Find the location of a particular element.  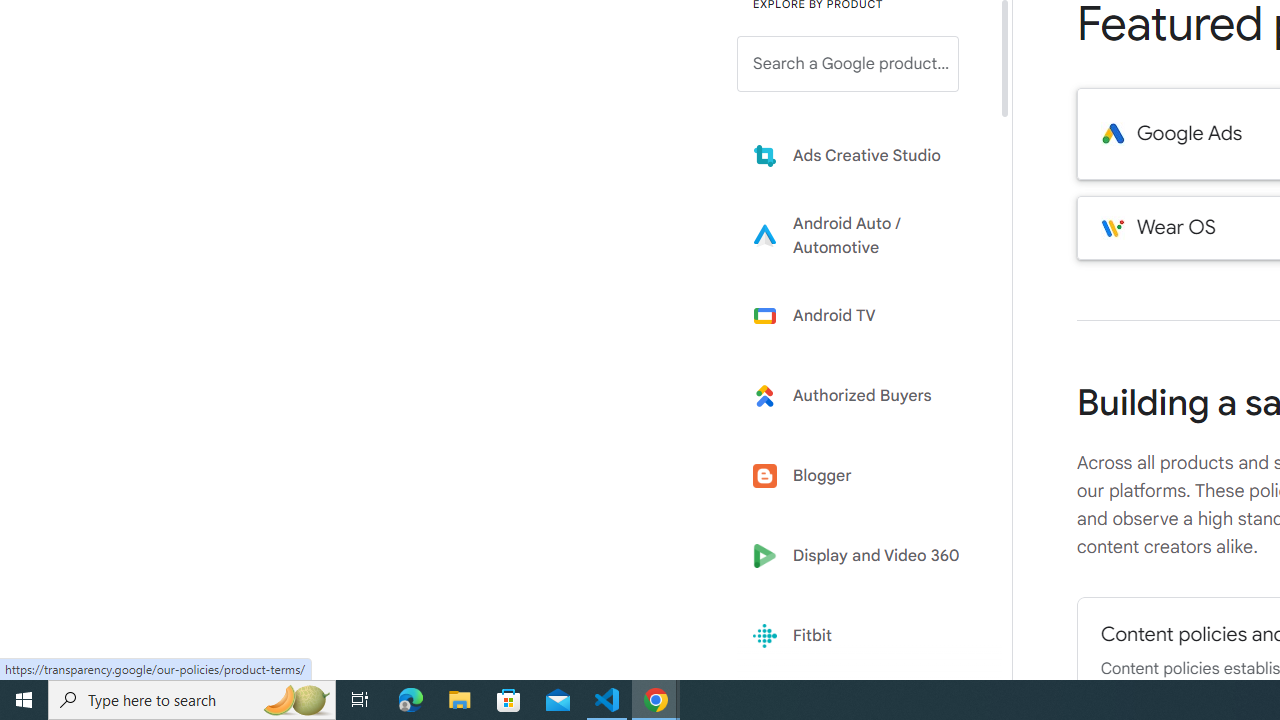

'Search a Google product from below list.' is located at coordinates (848, 63).